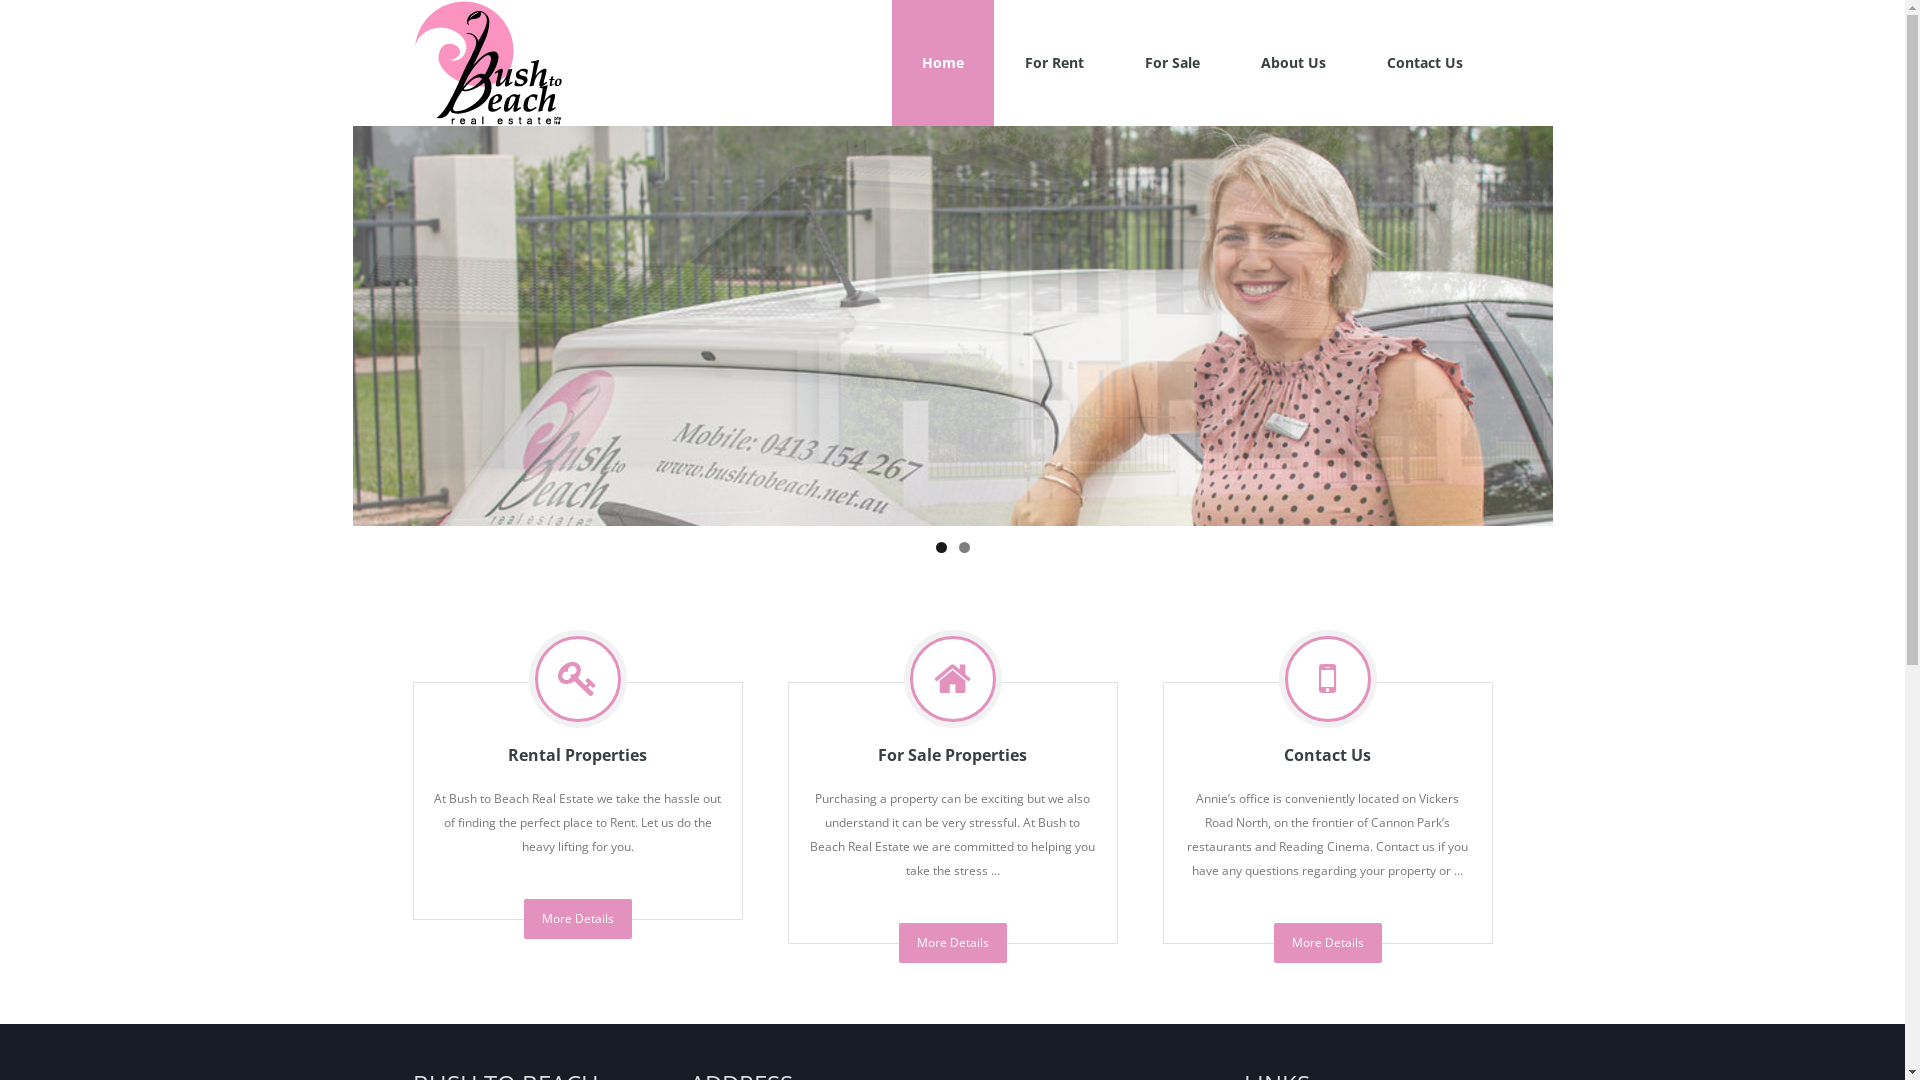 Image resolution: width=1920 pixels, height=1080 pixels. What do you see at coordinates (1292, 61) in the screenshot?
I see `'About Us'` at bounding box center [1292, 61].